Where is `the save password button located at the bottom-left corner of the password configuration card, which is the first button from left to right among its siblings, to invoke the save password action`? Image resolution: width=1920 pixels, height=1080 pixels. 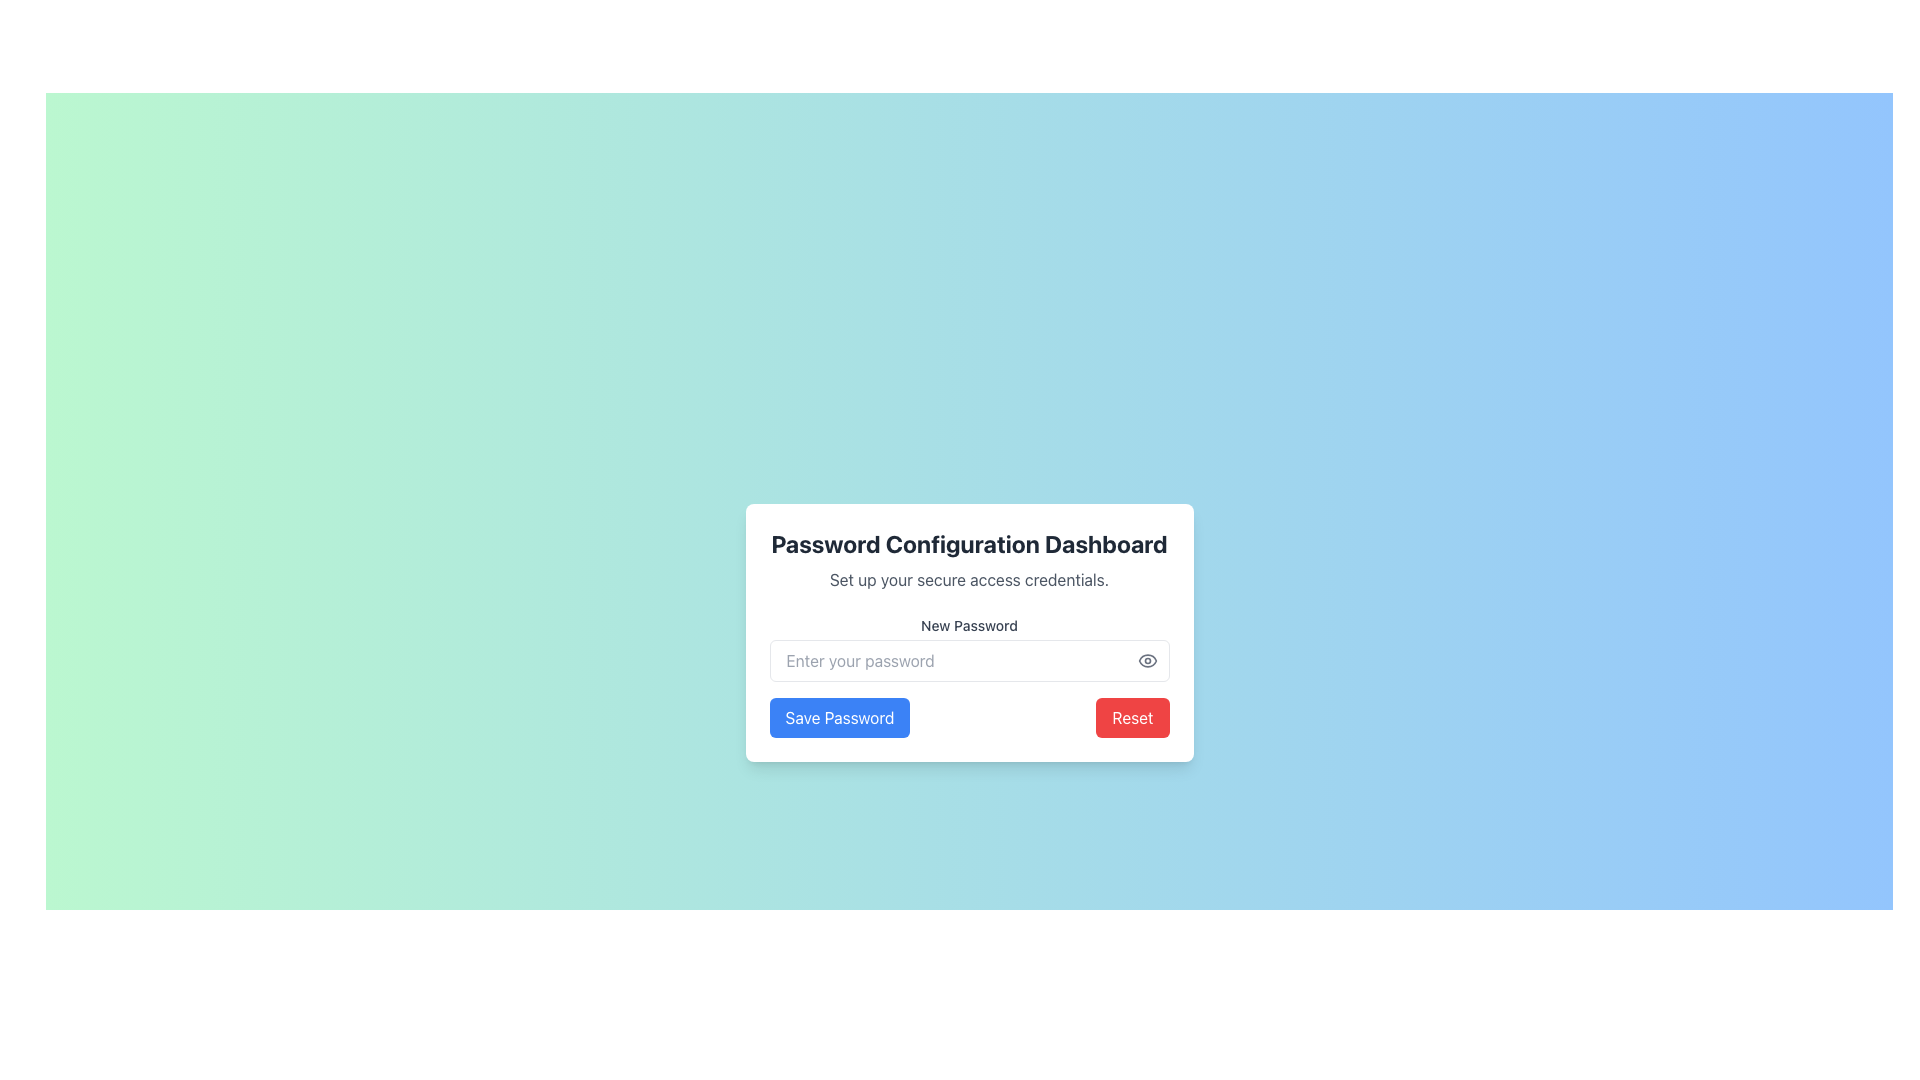
the save password button located at the bottom-left corner of the password configuration card, which is the first button from left to right among its siblings, to invoke the save password action is located at coordinates (840, 716).